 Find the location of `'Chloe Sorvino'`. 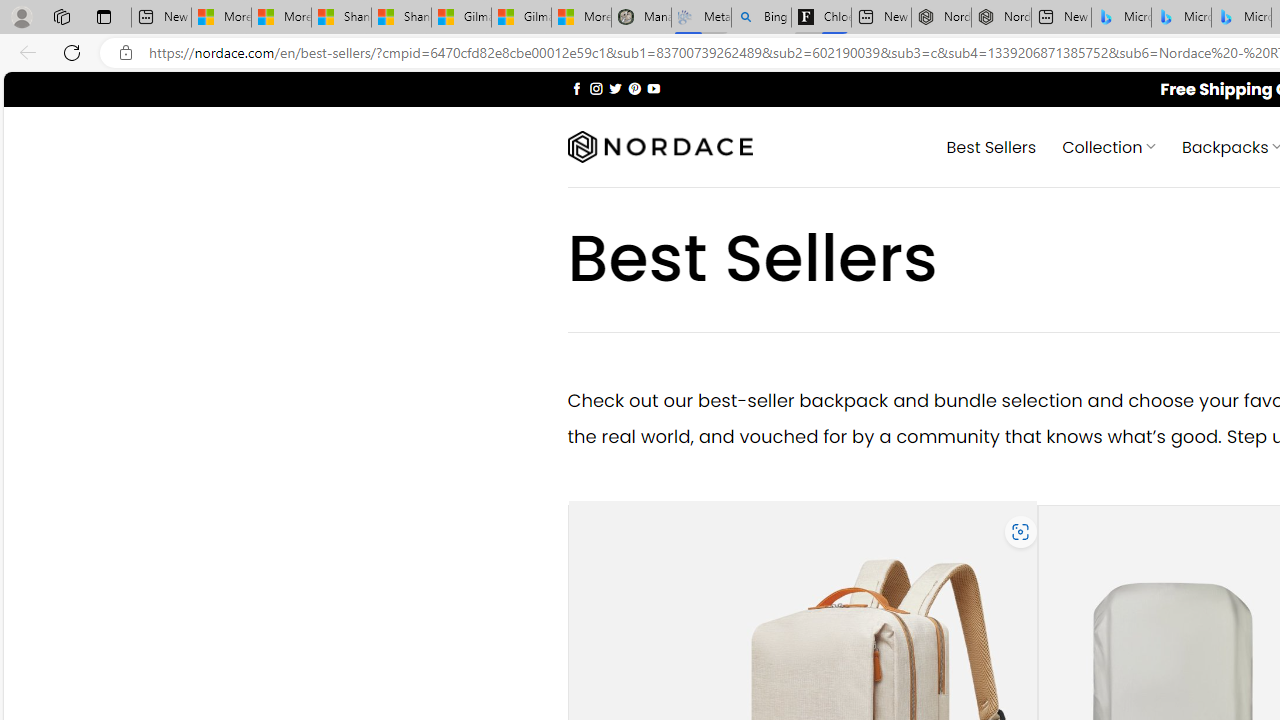

'Chloe Sorvino' is located at coordinates (821, 17).